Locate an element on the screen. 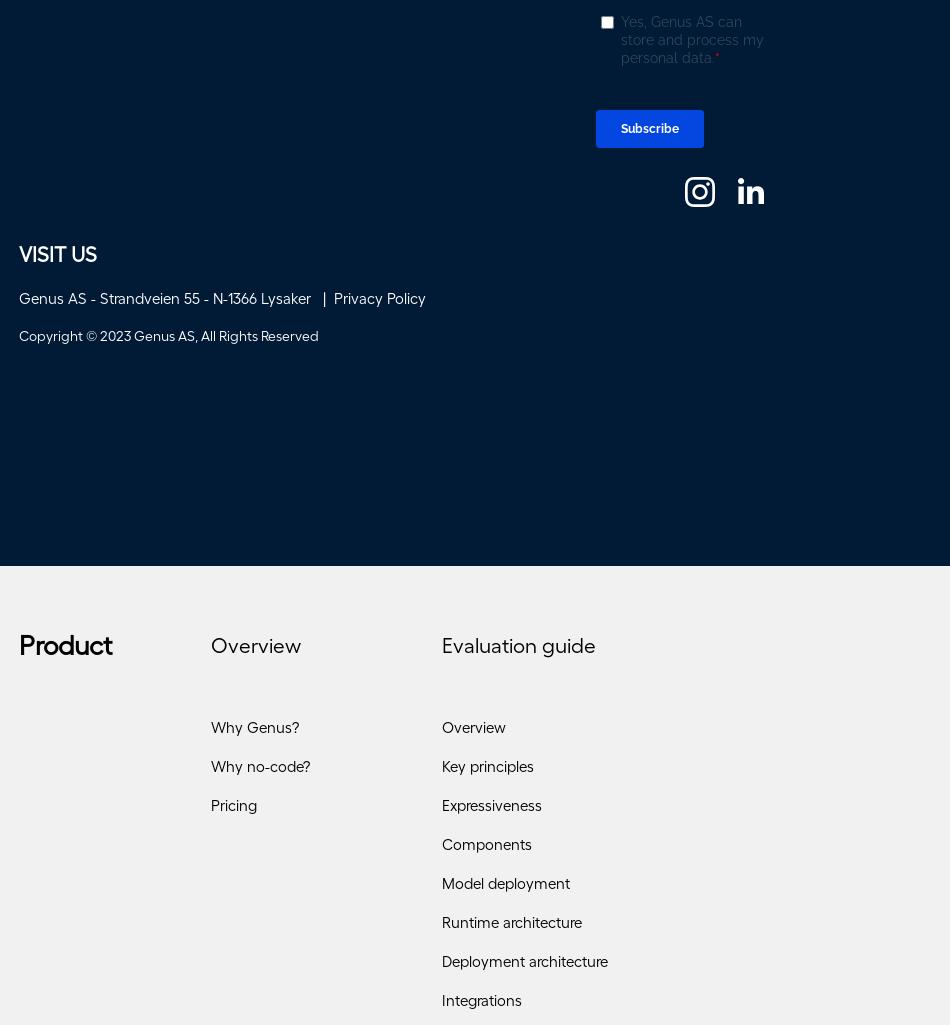 The image size is (950, 1025). 'Product' is located at coordinates (65, 649).